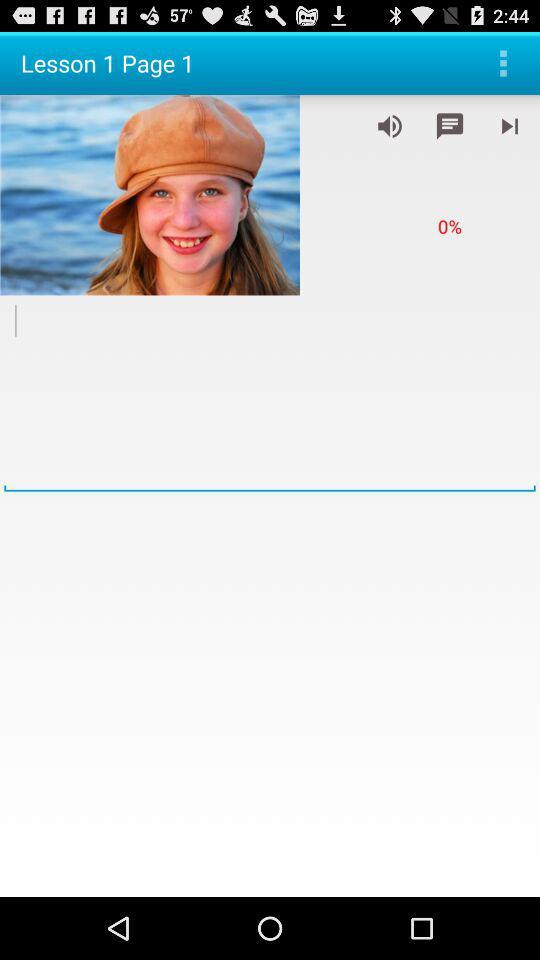 The image size is (540, 960). I want to click on comment on video, so click(449, 125).